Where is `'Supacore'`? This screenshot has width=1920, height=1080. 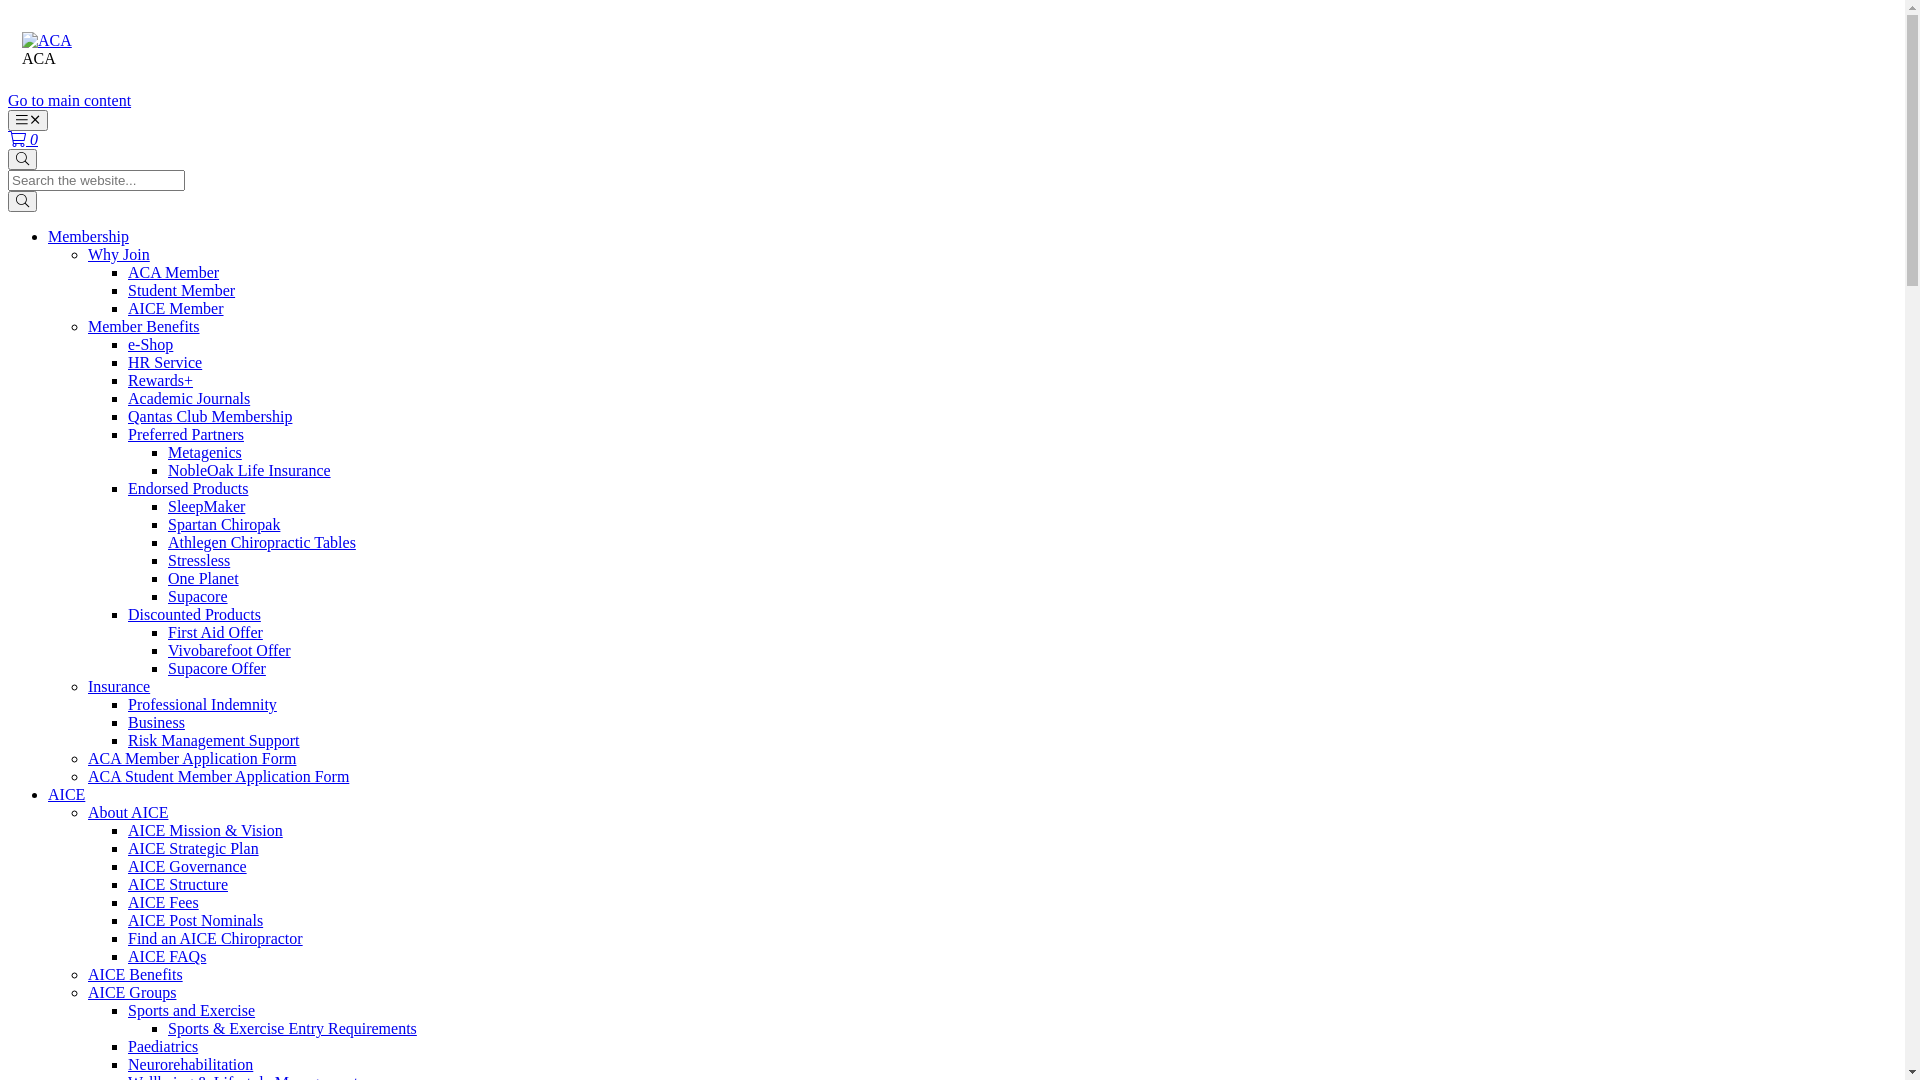
'Supacore' is located at coordinates (197, 595).